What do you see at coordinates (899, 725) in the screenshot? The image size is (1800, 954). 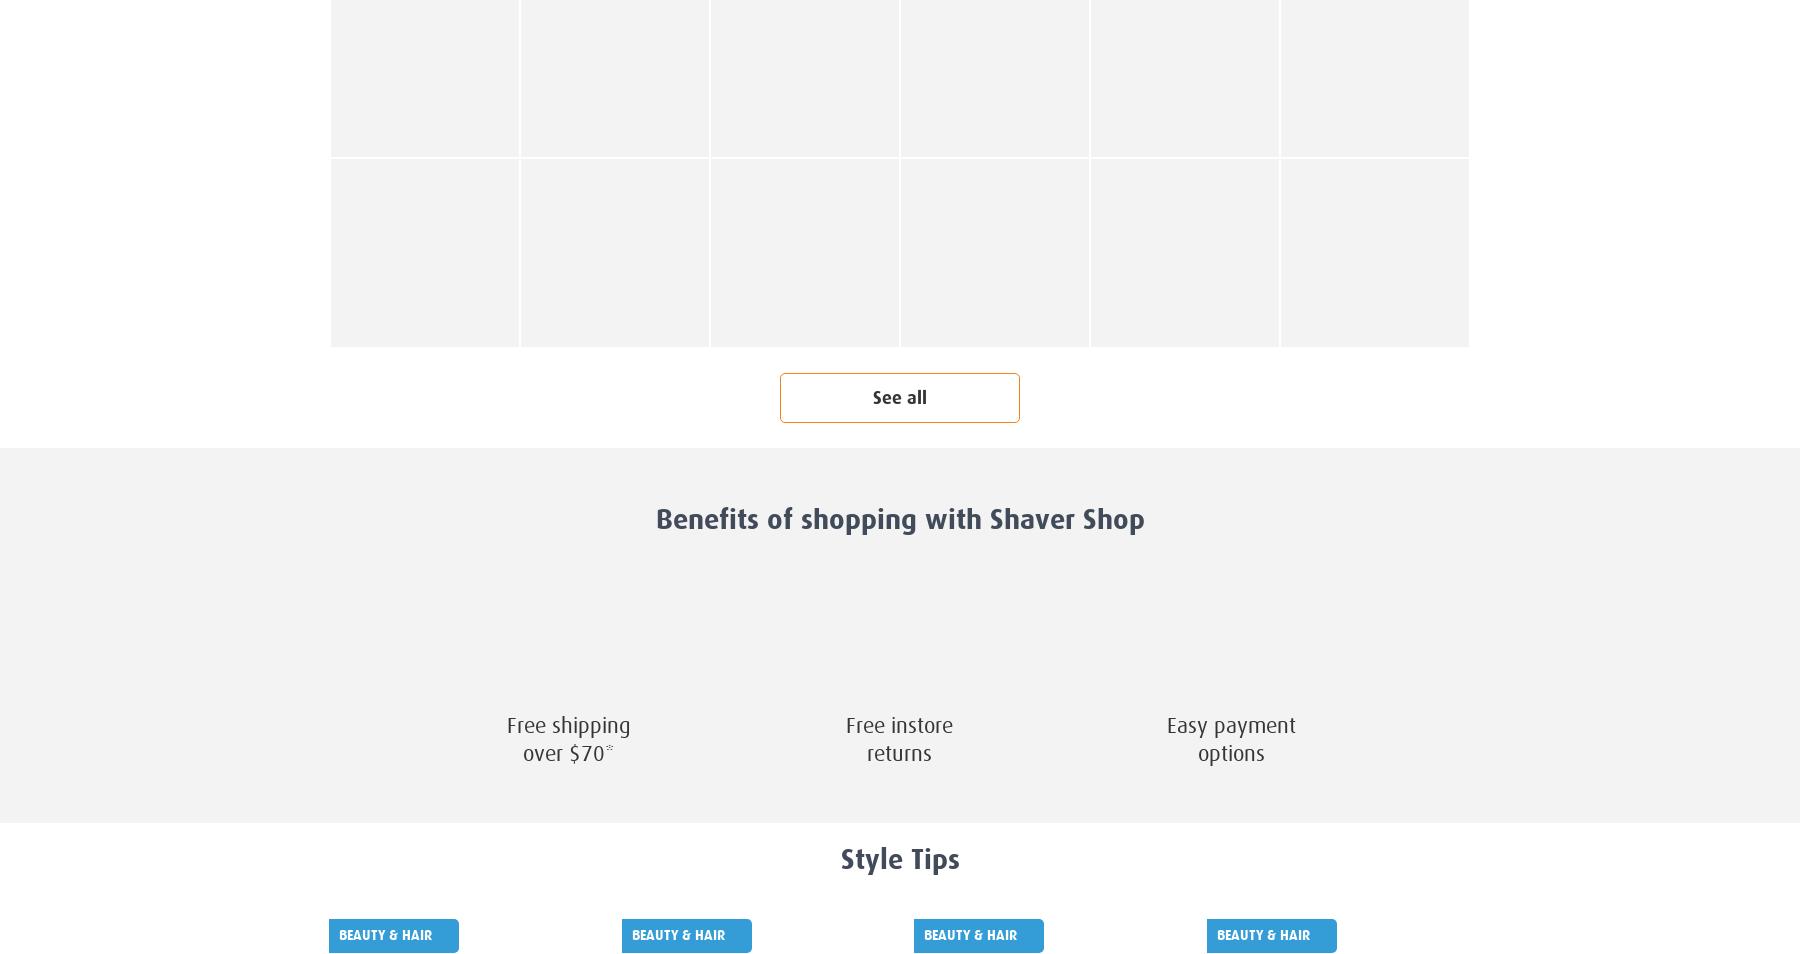 I see `'Free instore'` at bounding box center [899, 725].